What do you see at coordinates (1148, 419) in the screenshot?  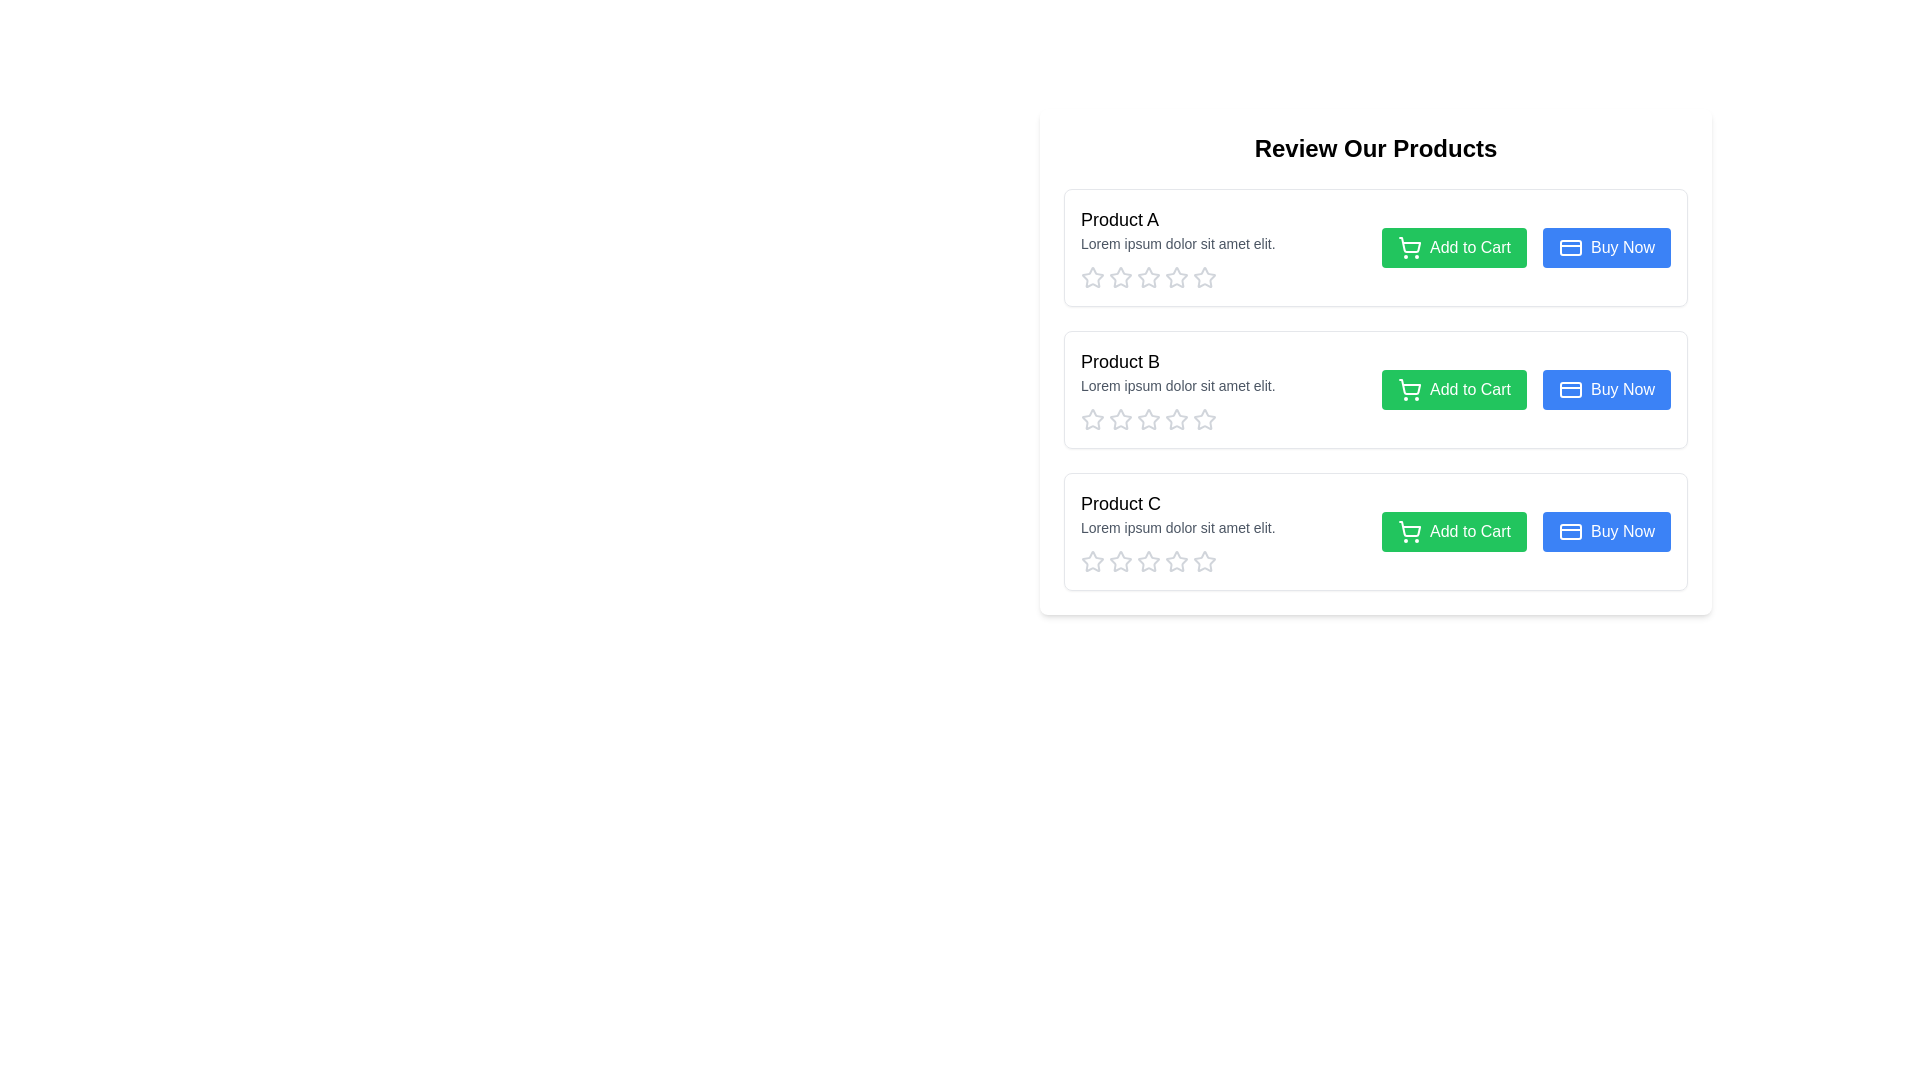 I see `the fourth star-shaped rating icon in the second product card of the 'Review Our Products' section to rate it` at bounding box center [1148, 419].